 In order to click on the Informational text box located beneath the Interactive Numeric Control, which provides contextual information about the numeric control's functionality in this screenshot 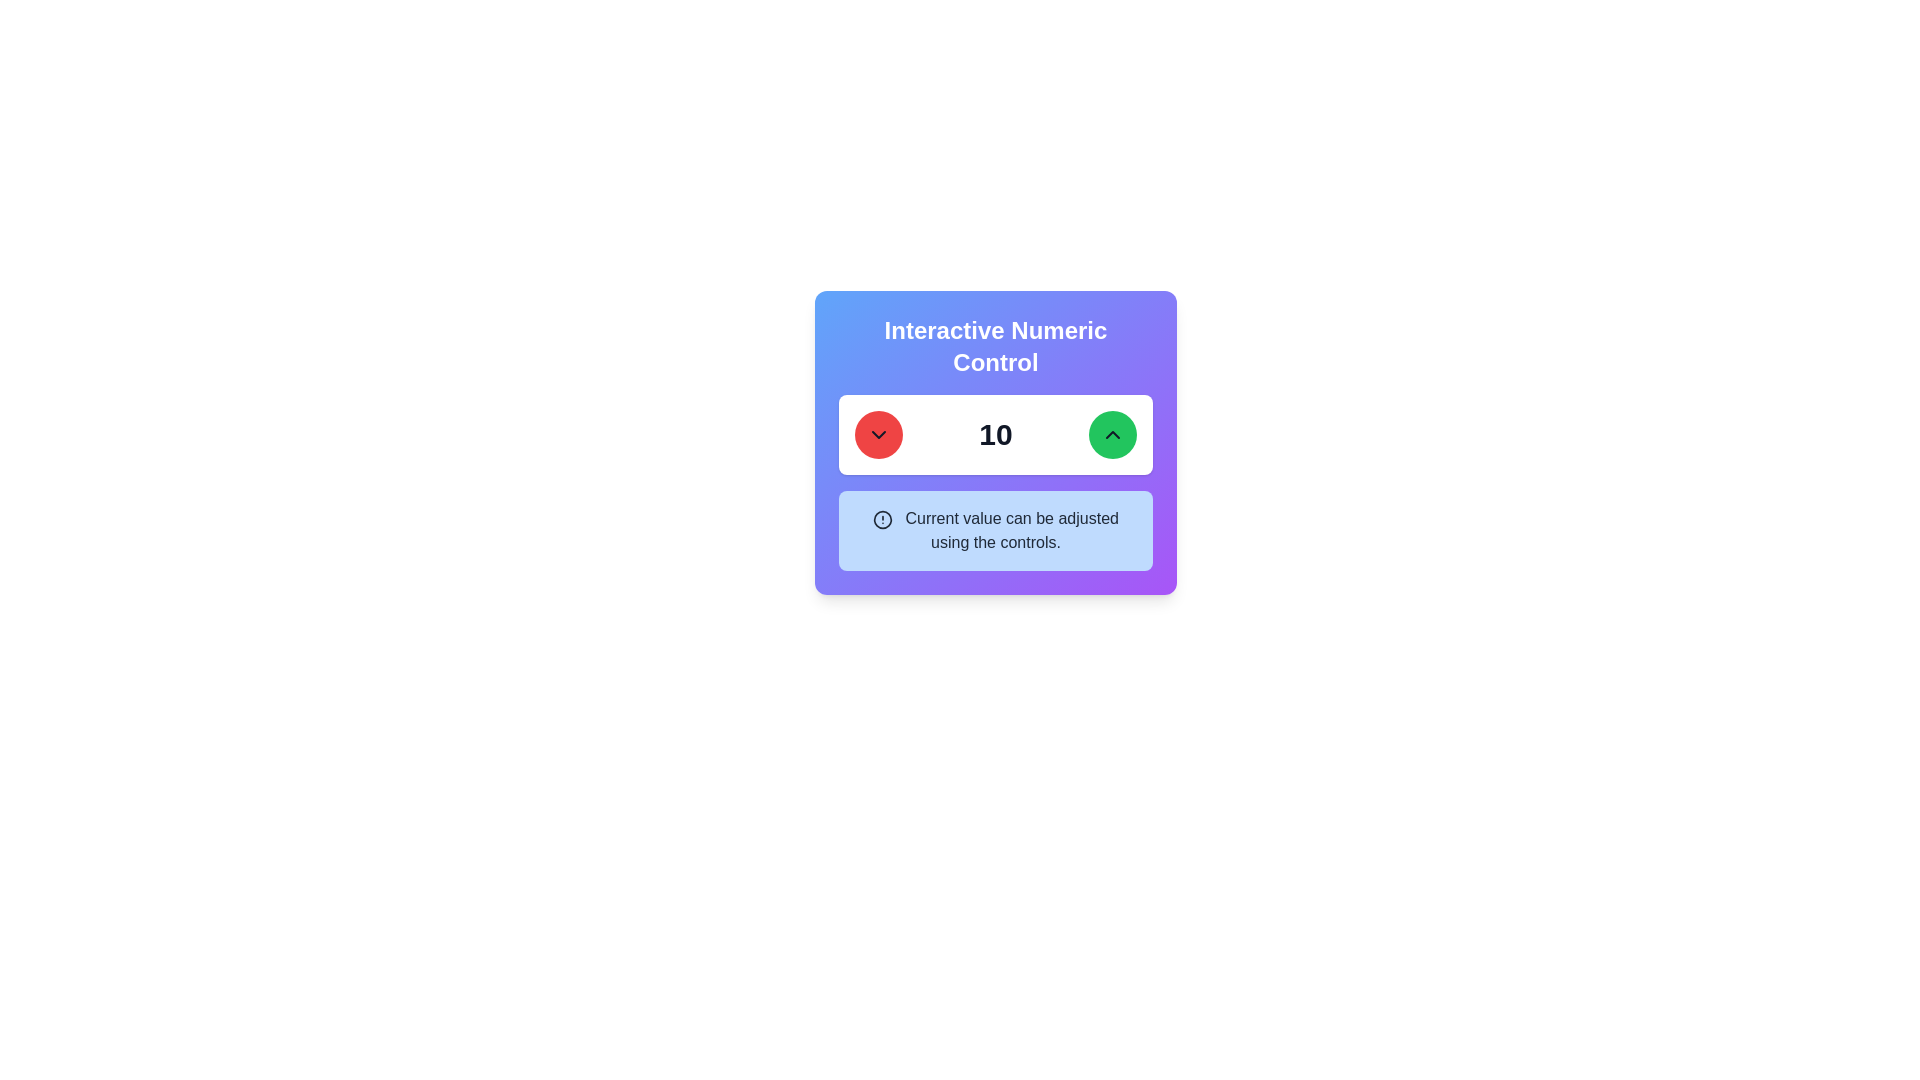, I will do `click(996, 530)`.